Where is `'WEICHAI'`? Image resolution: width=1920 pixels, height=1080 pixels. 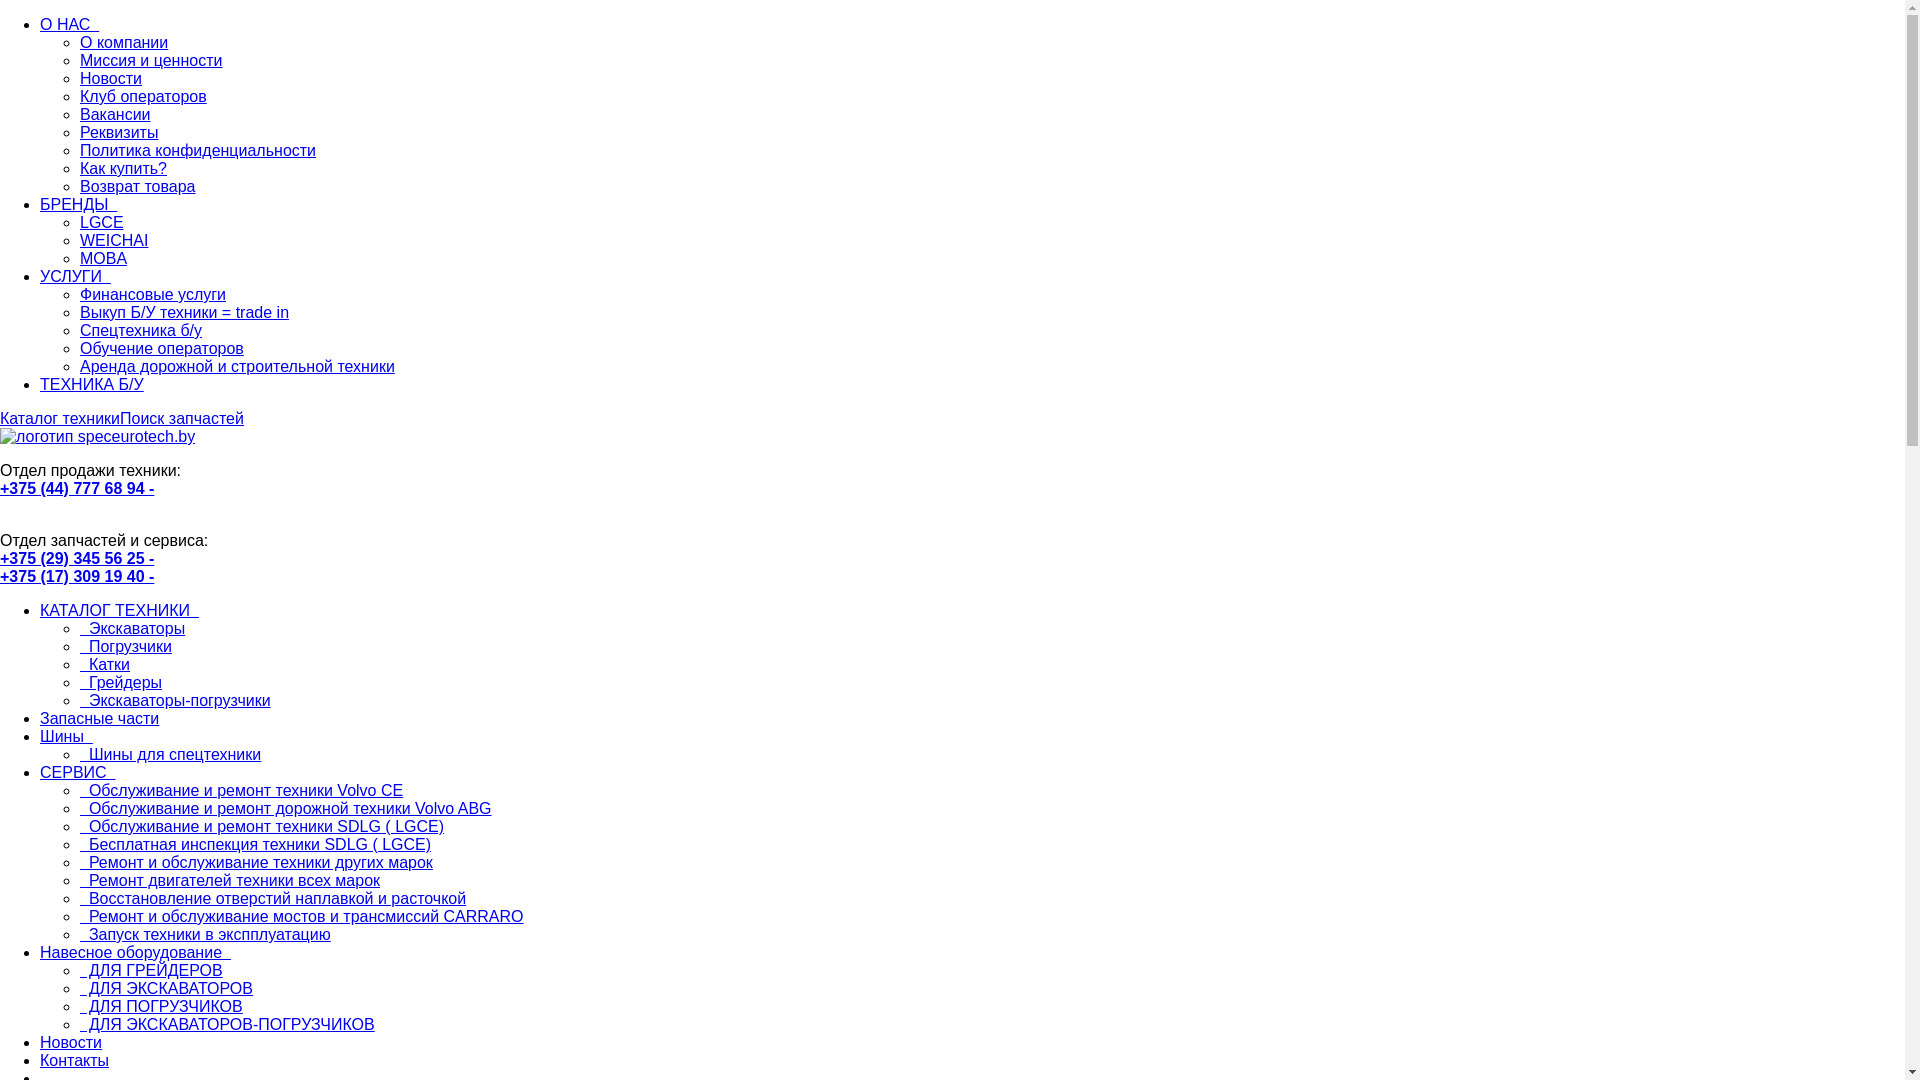
'WEICHAI' is located at coordinates (80, 239).